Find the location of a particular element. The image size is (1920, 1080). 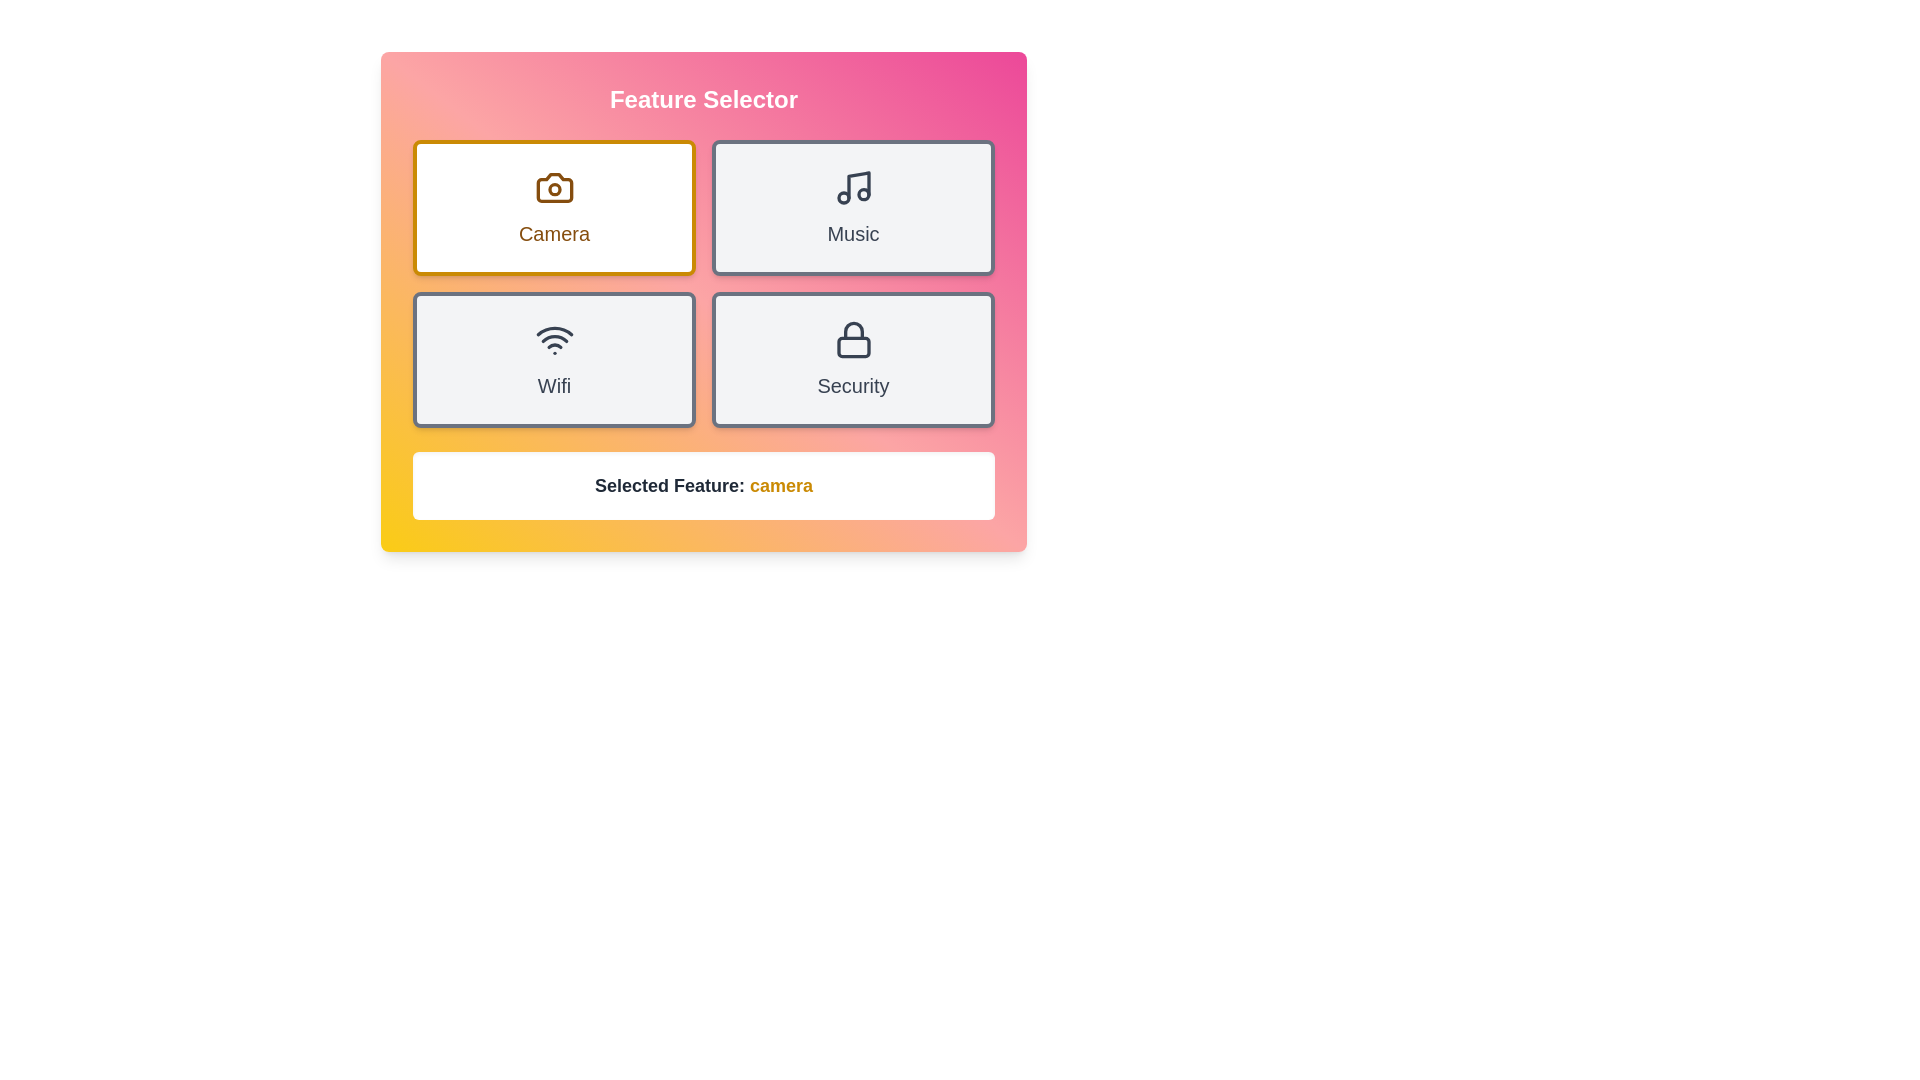

the 'WiFi' button located in the bottom-left position of the grid layout, below the 'Camera' element and to the left of the 'Security' element, to observe any visual effects is located at coordinates (554, 358).